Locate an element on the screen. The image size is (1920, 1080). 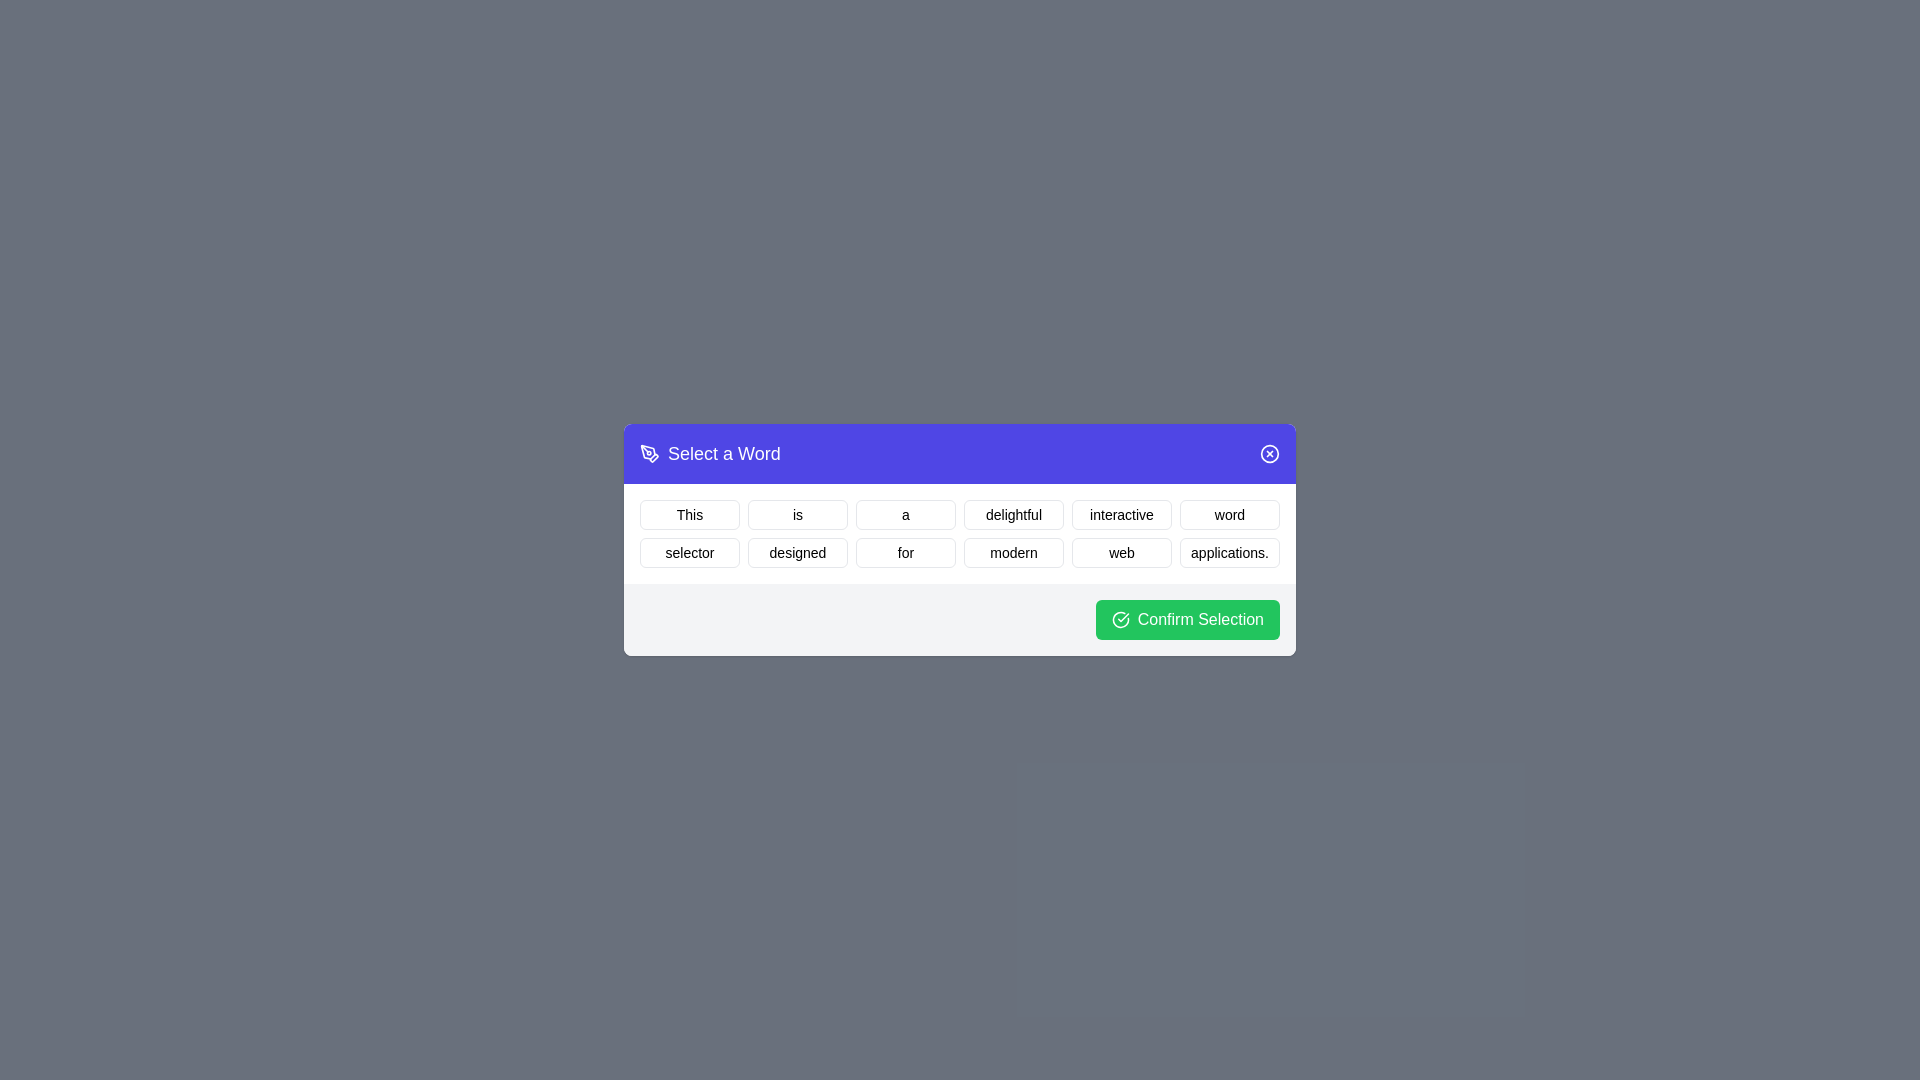
the displayed instructions and textual content by focusing on the dialog area is located at coordinates (960, 540).